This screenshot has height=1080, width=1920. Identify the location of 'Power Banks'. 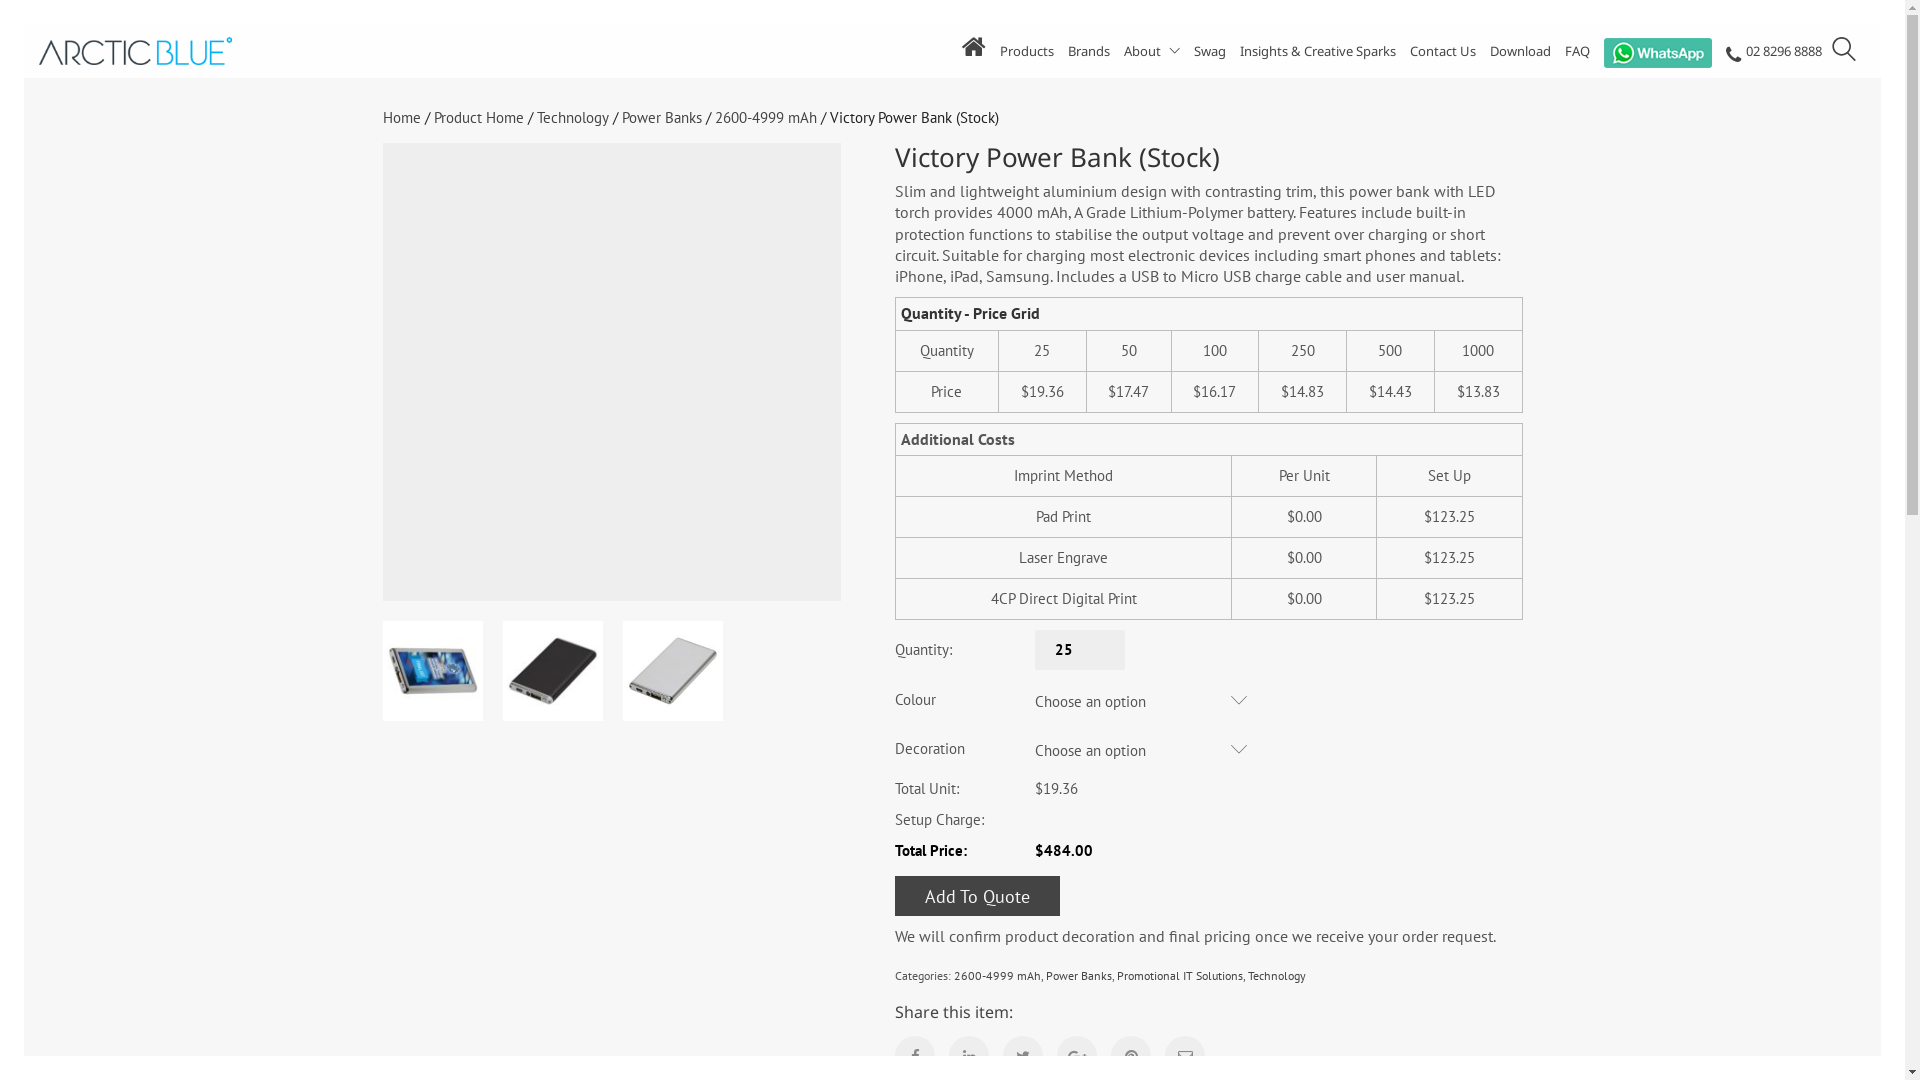
(662, 118).